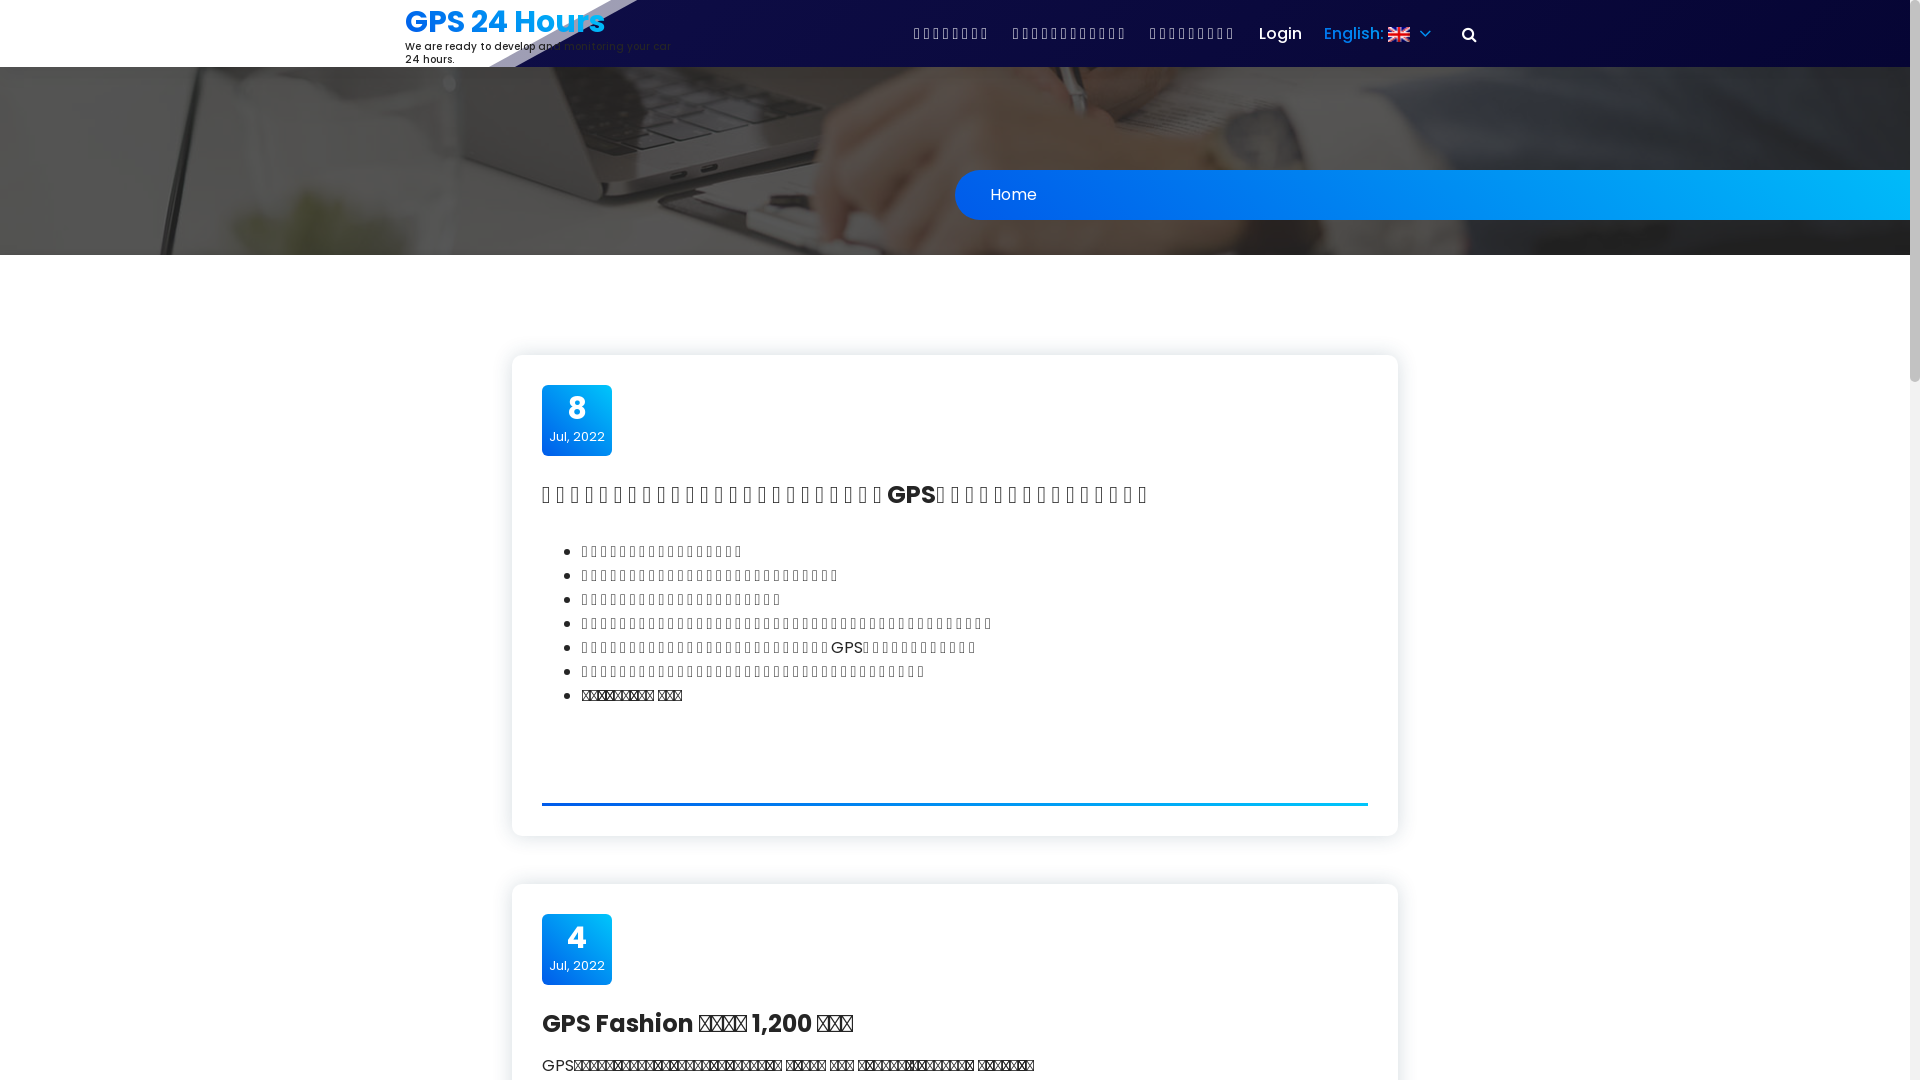 Image resolution: width=1920 pixels, height=1080 pixels. What do you see at coordinates (1245, 33) in the screenshot?
I see `'Login'` at bounding box center [1245, 33].